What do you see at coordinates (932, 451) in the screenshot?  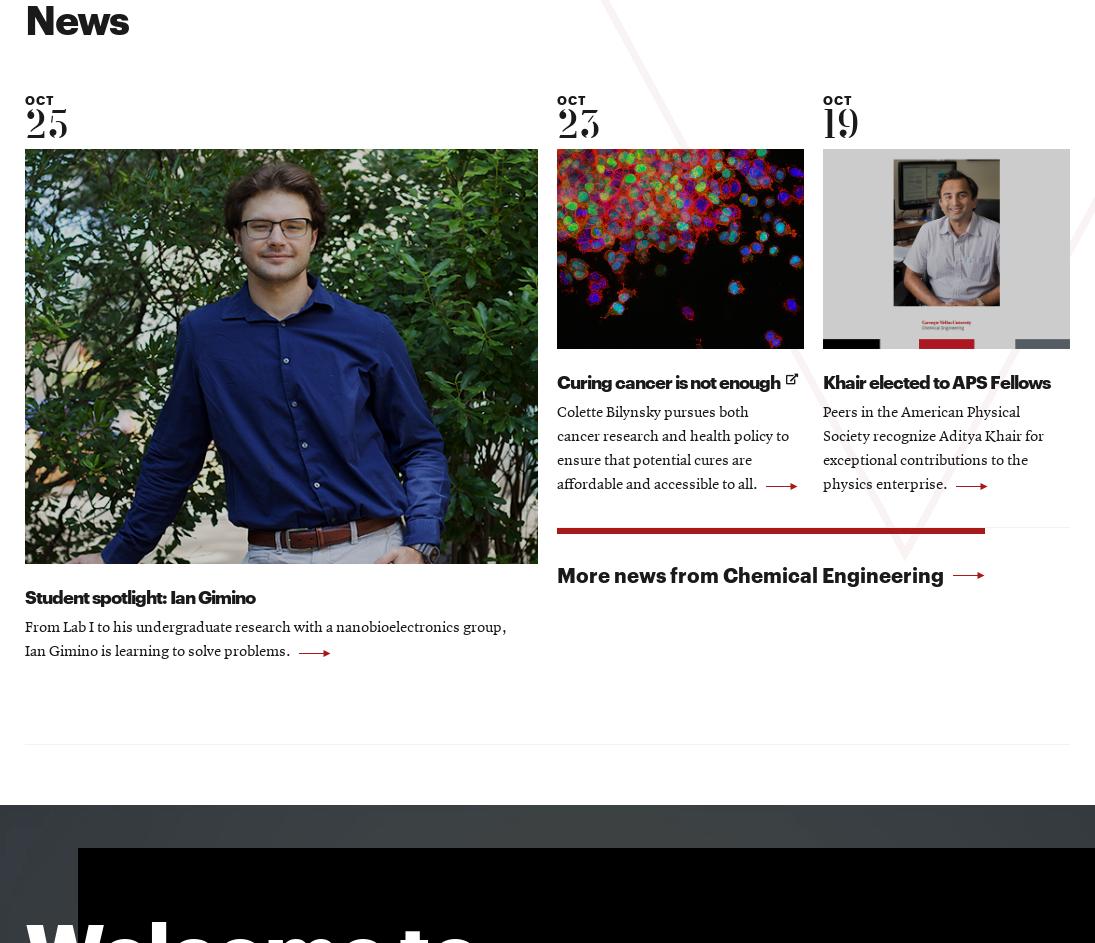 I see `'Peers in the American Physical Society recognize Aditya Khair for exceptional contributions to the physics enterprise.'` at bounding box center [932, 451].